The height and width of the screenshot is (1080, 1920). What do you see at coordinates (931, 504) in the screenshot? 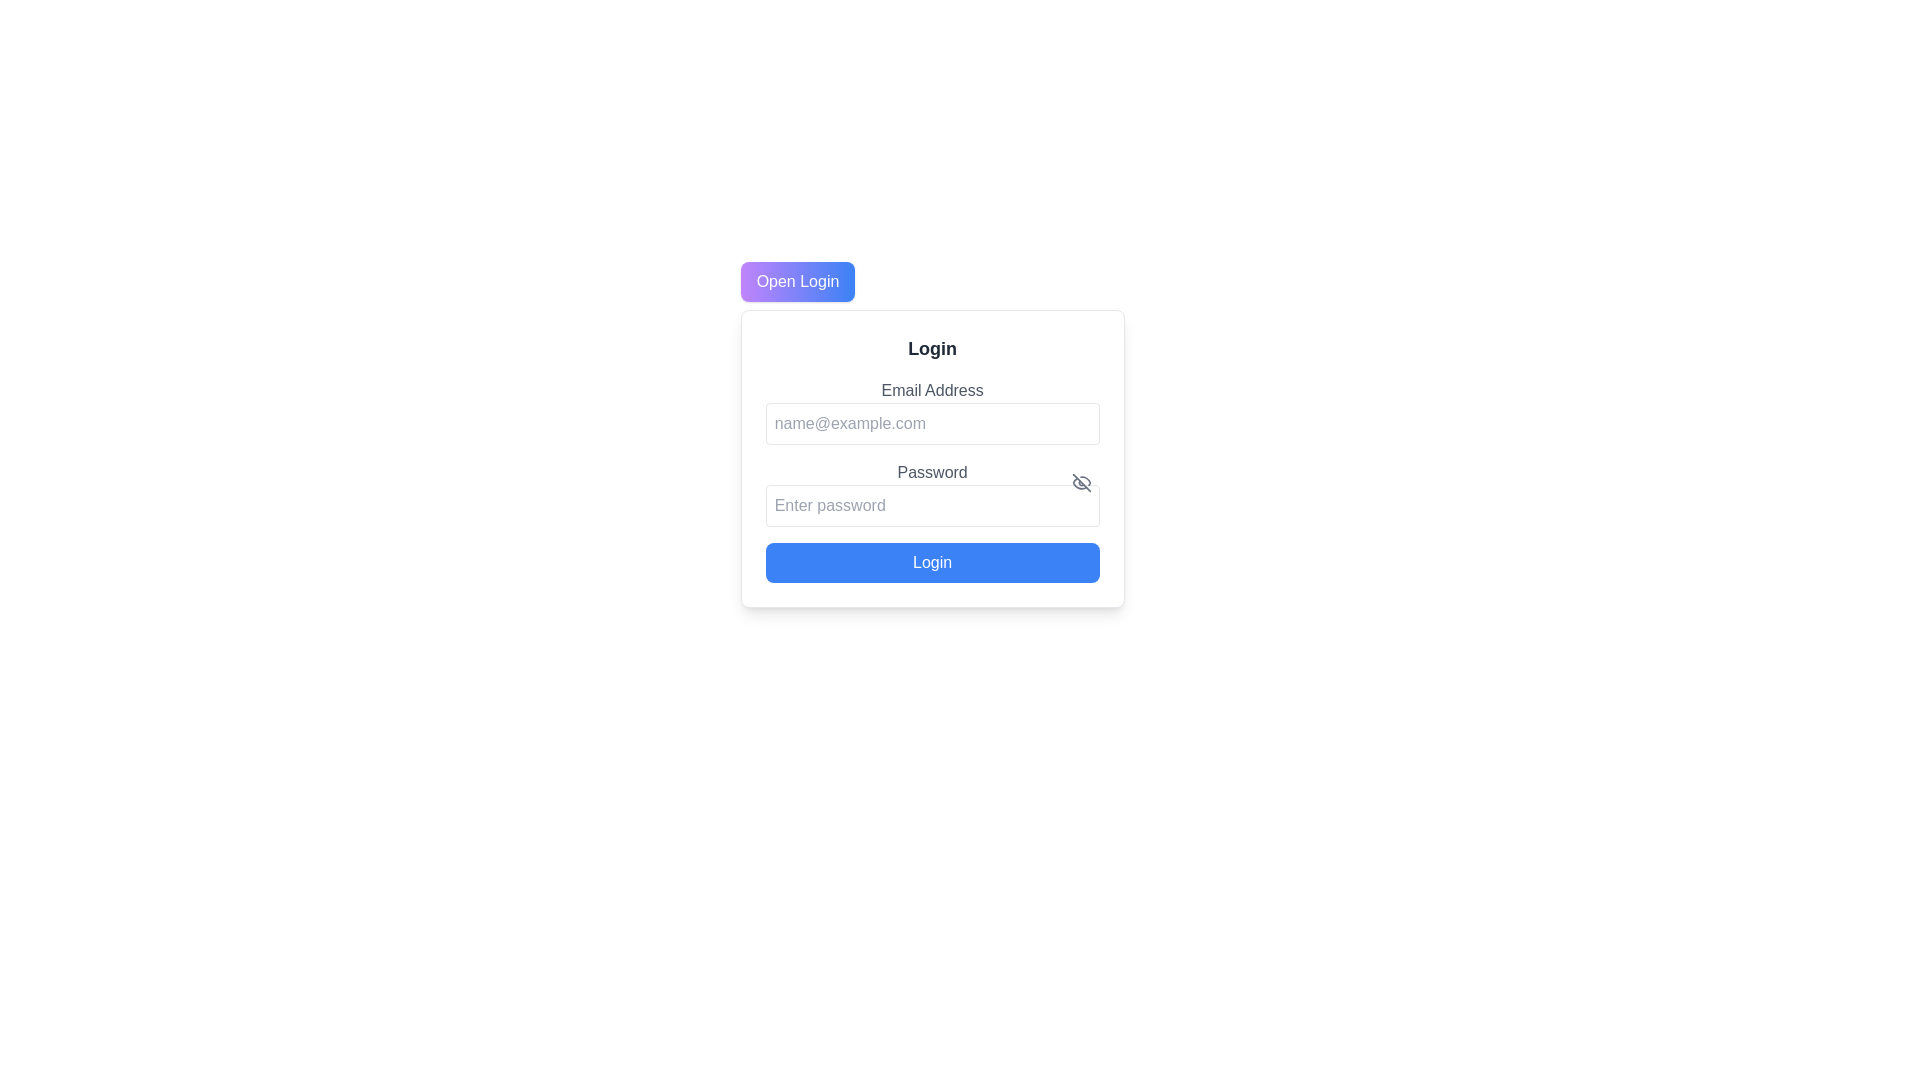
I see `the Password input field to focus on it, which is located centrally within the form just below the 'Email Address' input box` at bounding box center [931, 504].